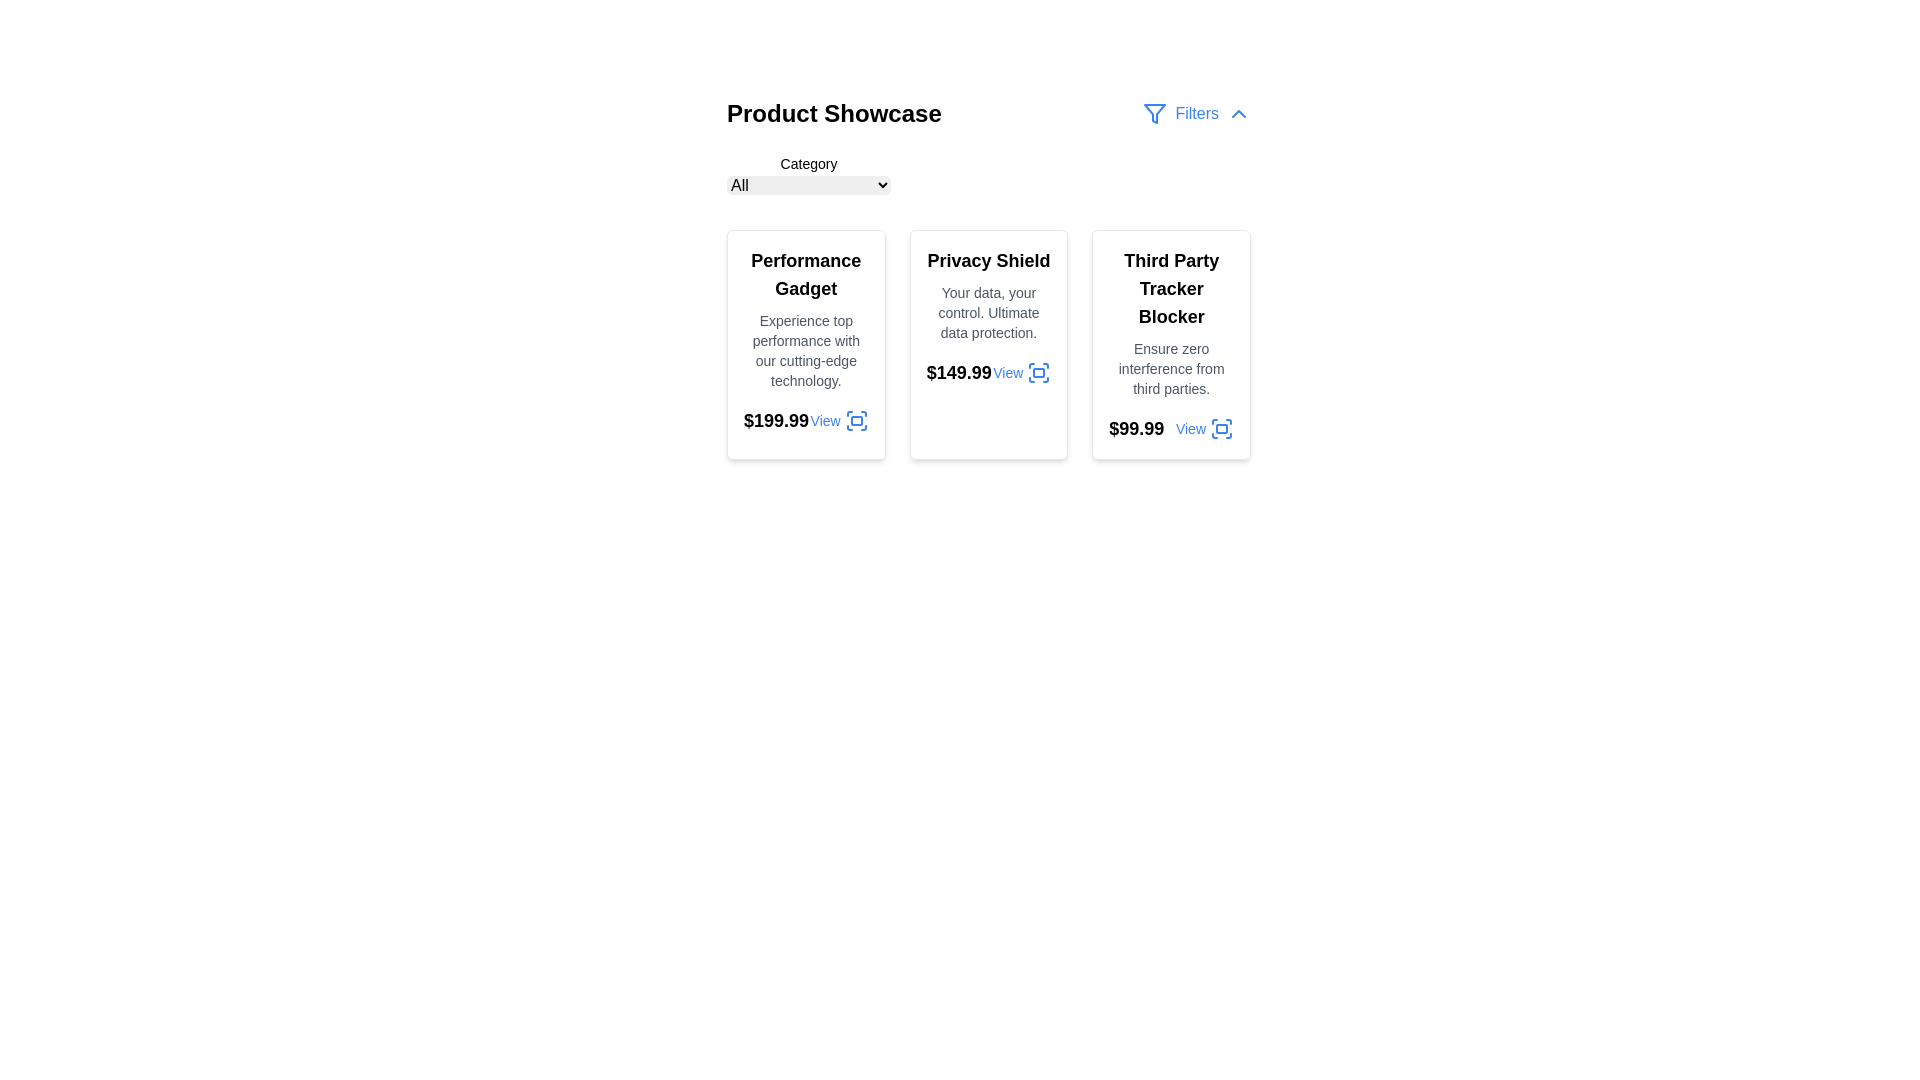  Describe the element at coordinates (988, 343) in the screenshot. I see `product information displayed on the 'Privacy Shield' product card located in the main 'Product Showcase' section, which is the second card in a horizontal alignment` at that location.